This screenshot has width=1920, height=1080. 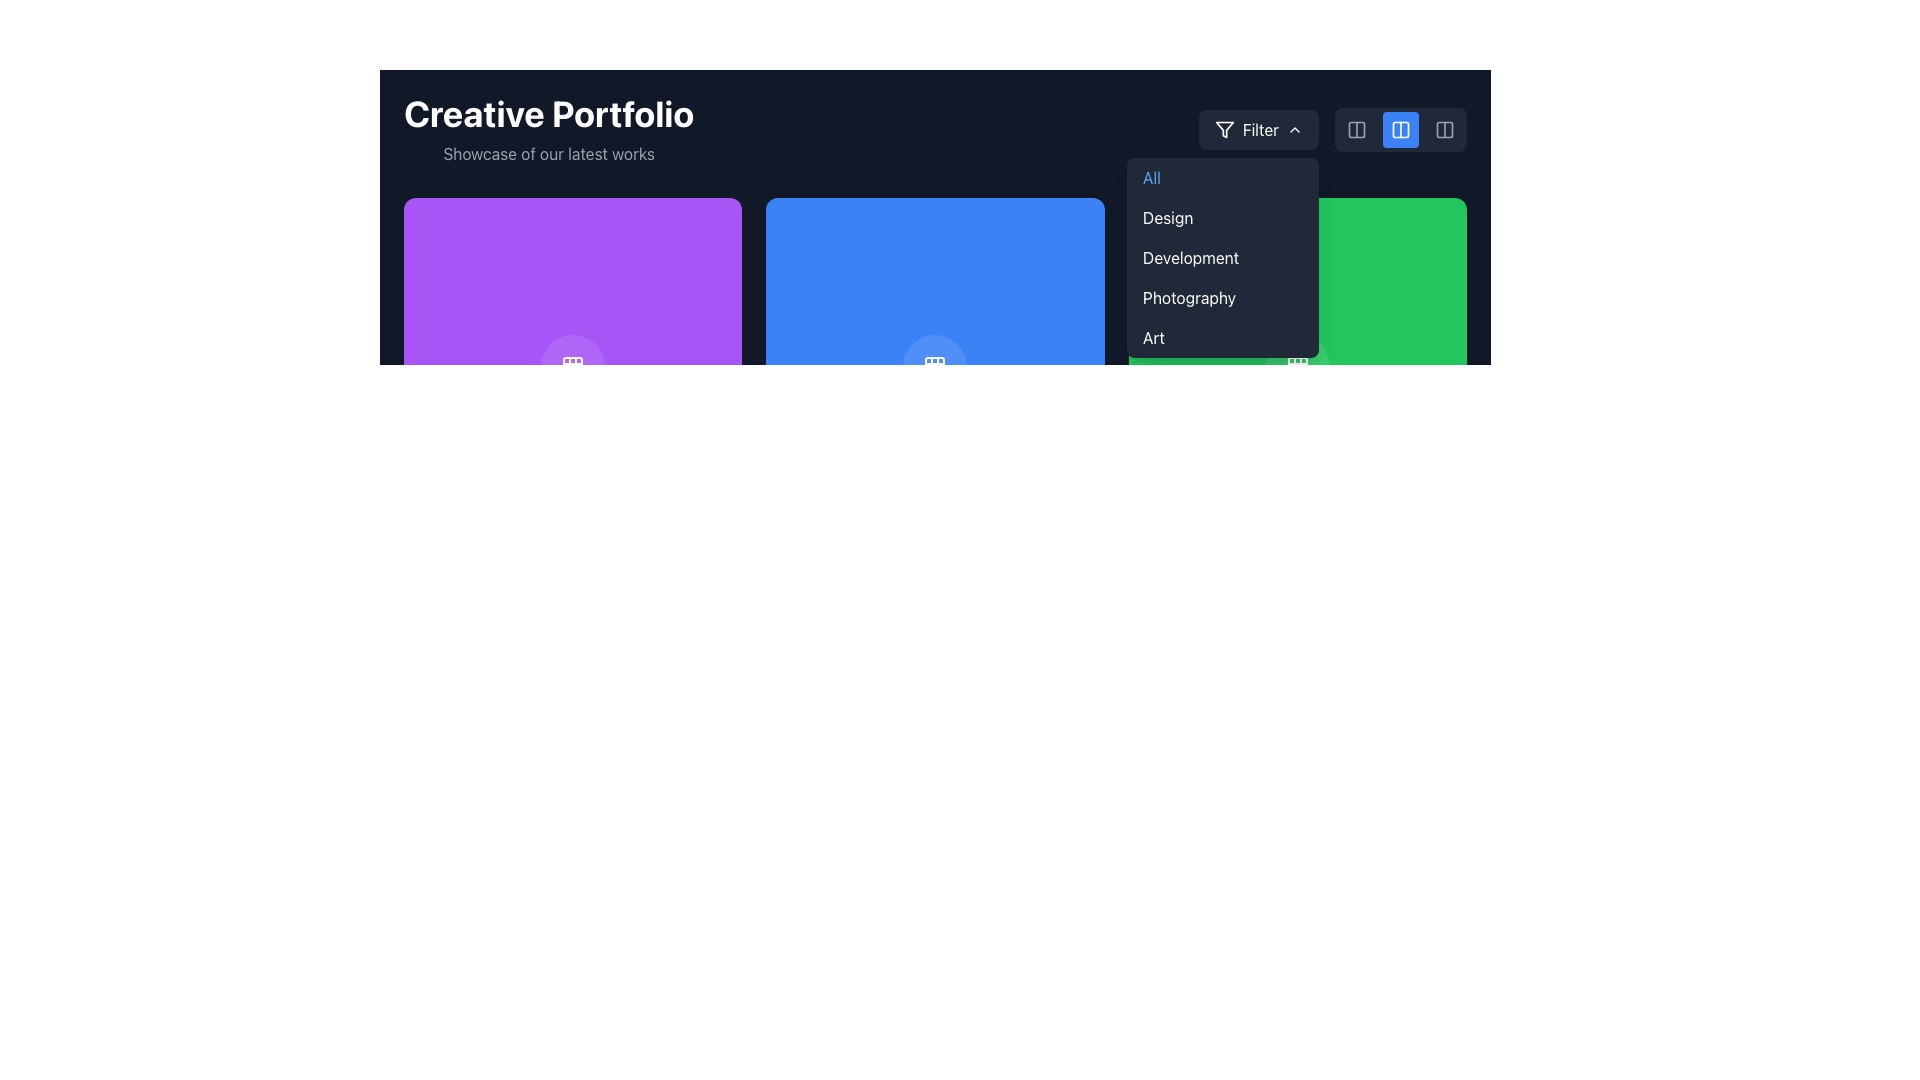 What do you see at coordinates (572, 367) in the screenshot?
I see `the graphical thumbnail or card with a purple background and a white grid icon, located at the top-left corner of the grid adjacent to the 'Creative Portfolio' header` at bounding box center [572, 367].